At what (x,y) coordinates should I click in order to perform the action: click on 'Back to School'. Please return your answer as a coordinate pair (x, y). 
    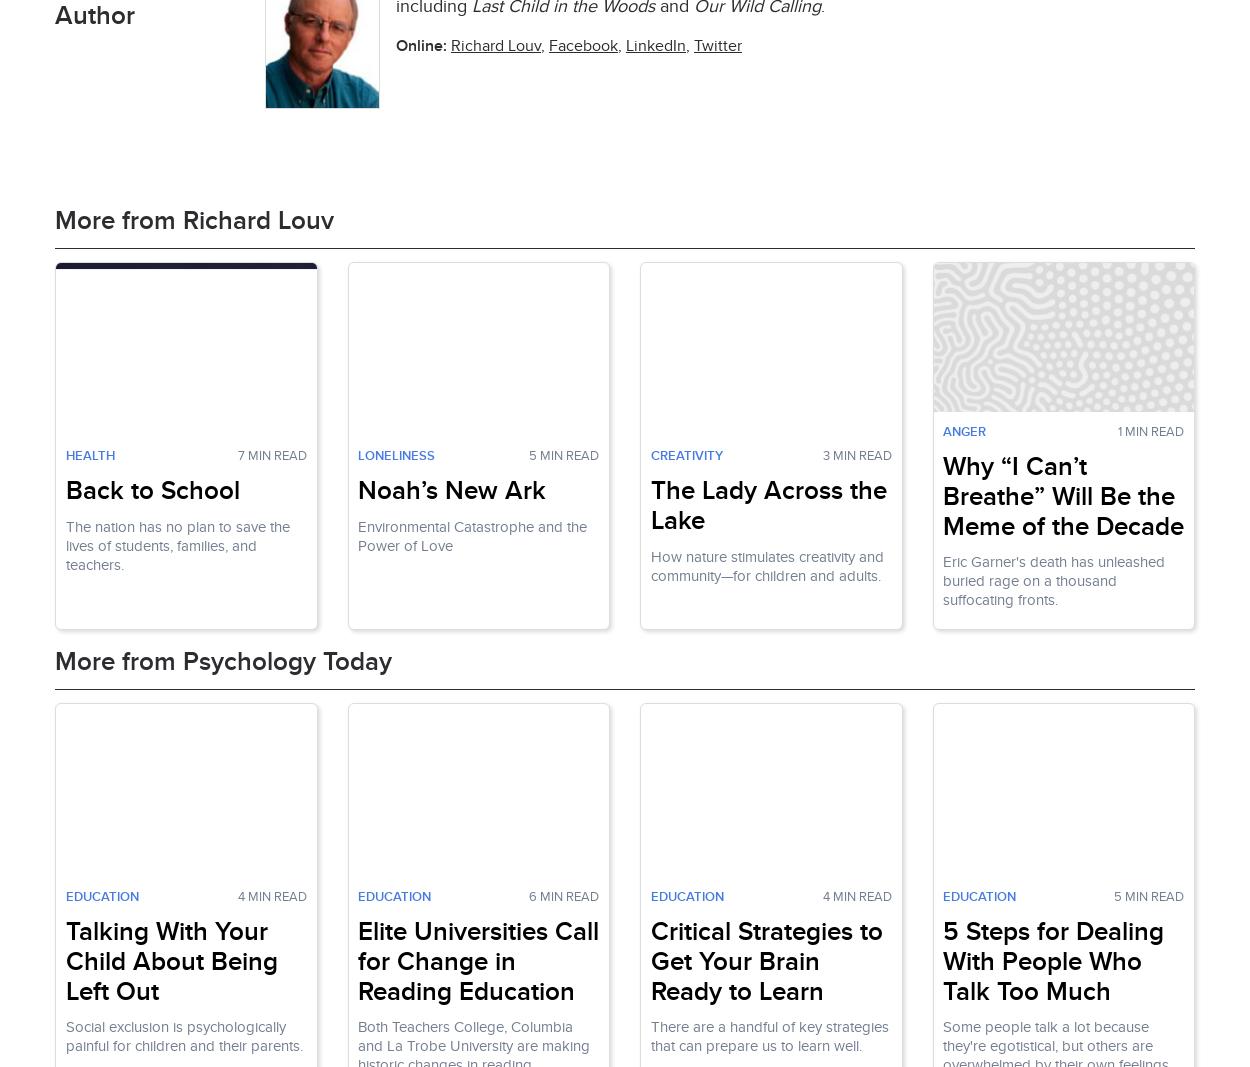
    Looking at the image, I should click on (152, 488).